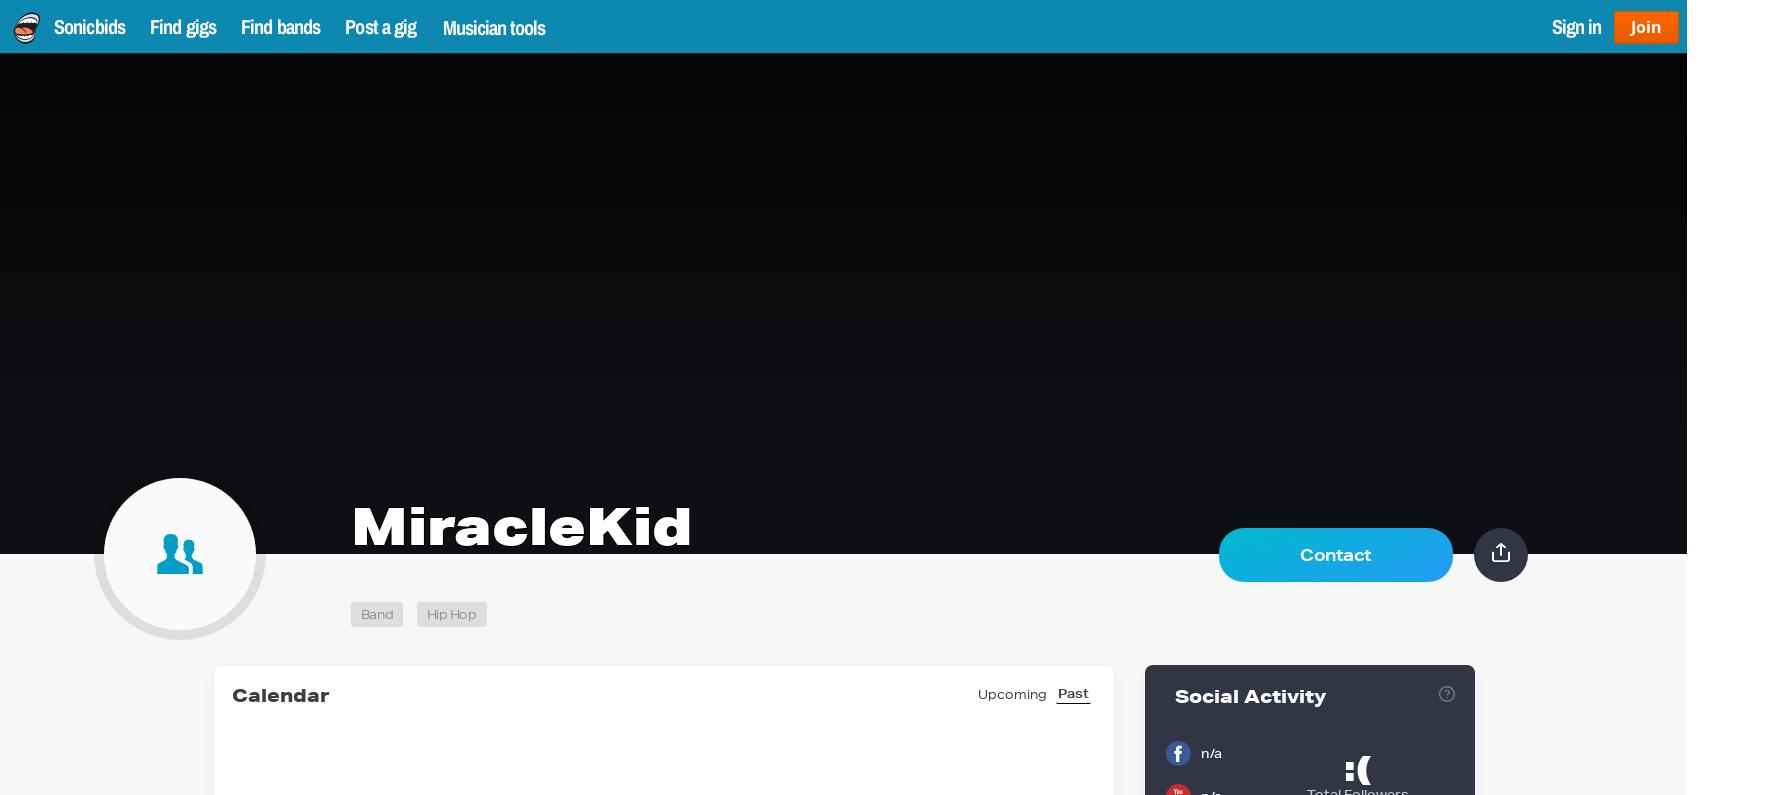  Describe the element at coordinates (230, 694) in the screenshot. I see `'Calendar'` at that location.